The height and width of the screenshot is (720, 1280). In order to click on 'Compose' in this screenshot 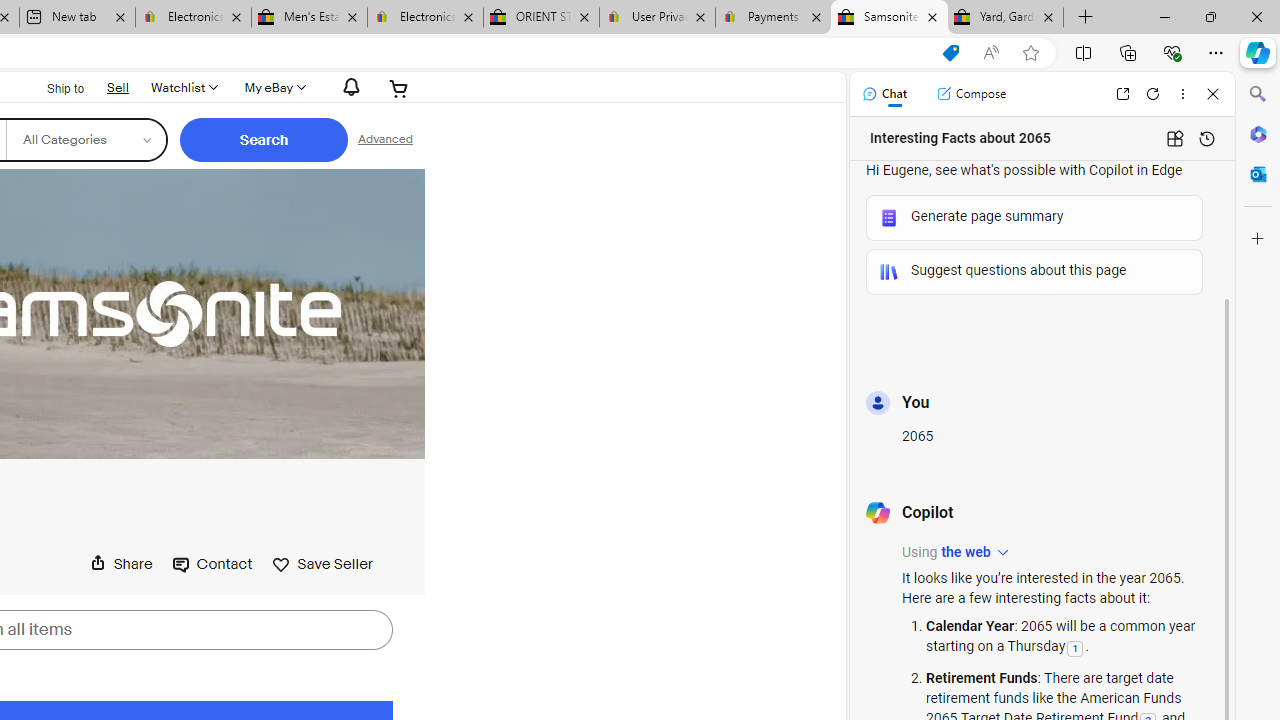, I will do `click(971, 93)`.